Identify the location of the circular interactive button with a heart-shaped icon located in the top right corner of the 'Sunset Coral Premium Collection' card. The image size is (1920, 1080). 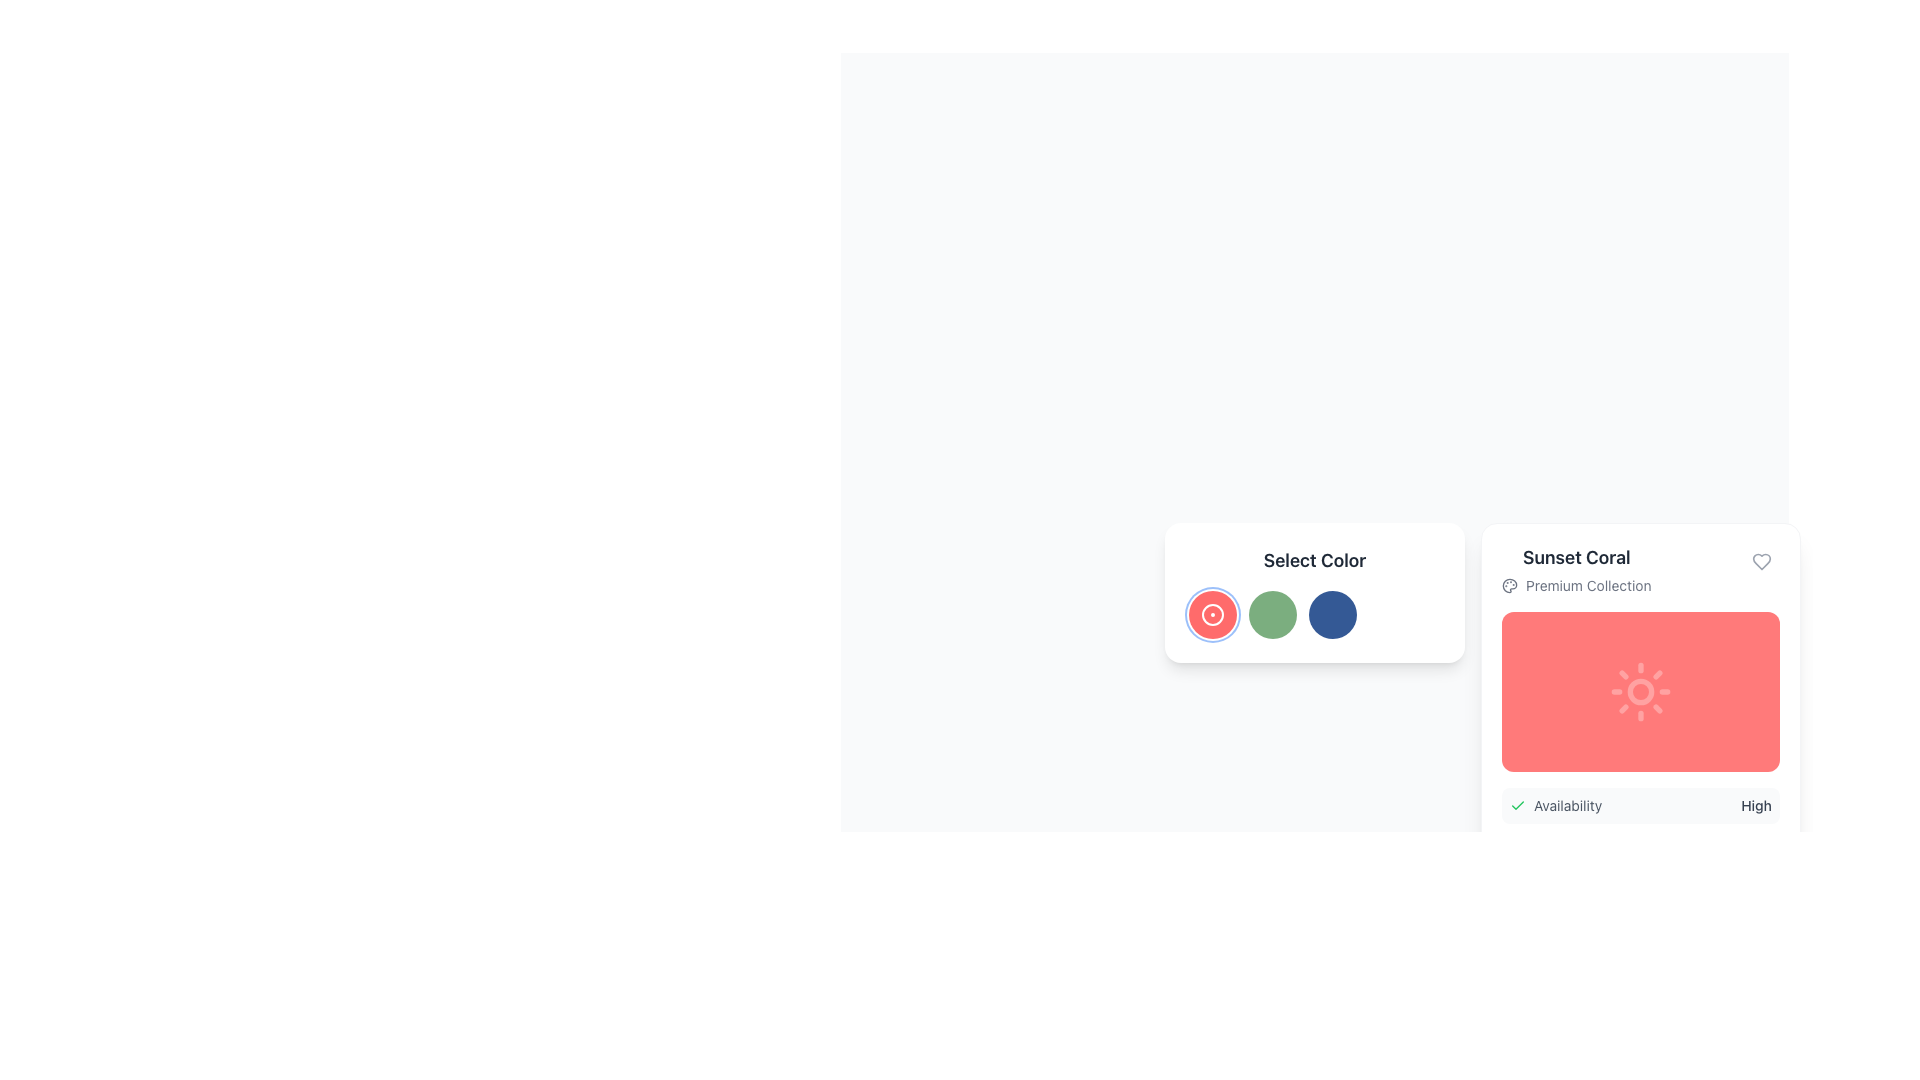
(1761, 562).